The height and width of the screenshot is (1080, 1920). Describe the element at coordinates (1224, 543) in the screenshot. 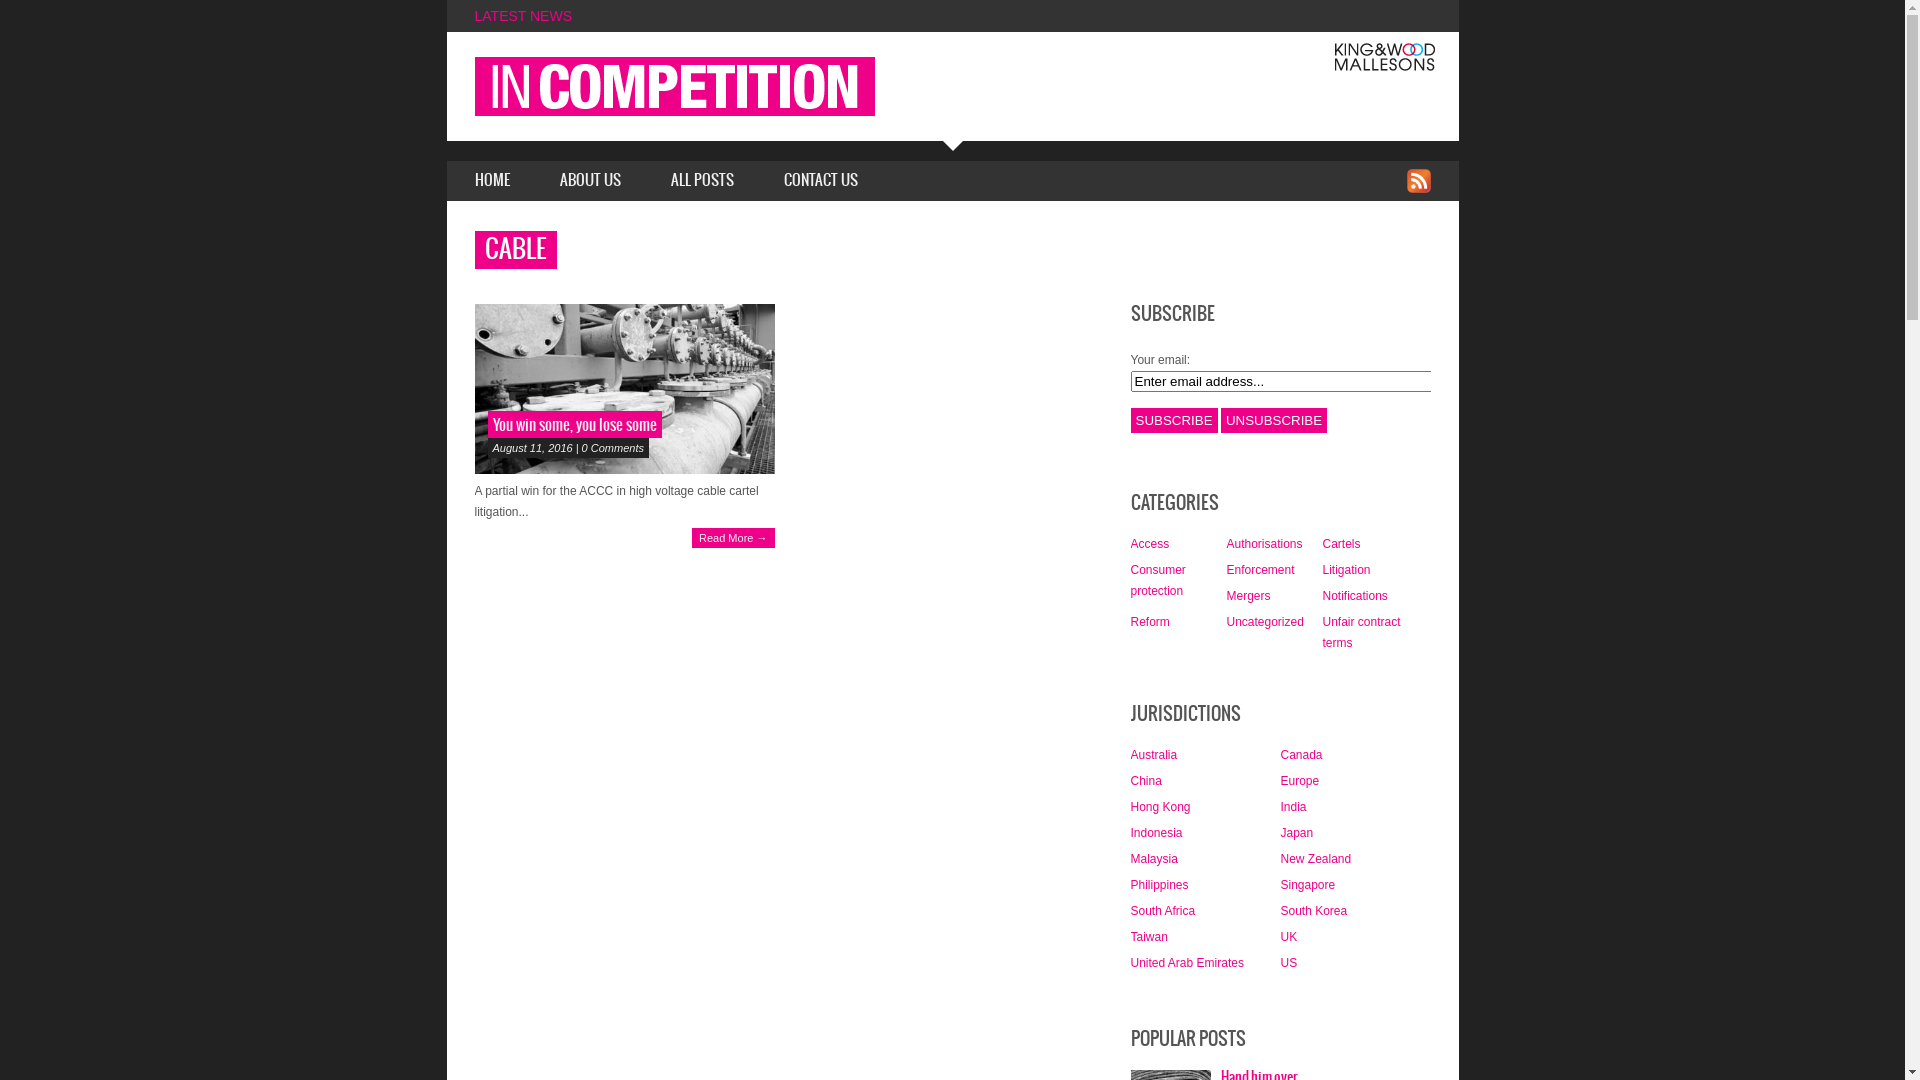

I see `'Authorisations'` at that location.